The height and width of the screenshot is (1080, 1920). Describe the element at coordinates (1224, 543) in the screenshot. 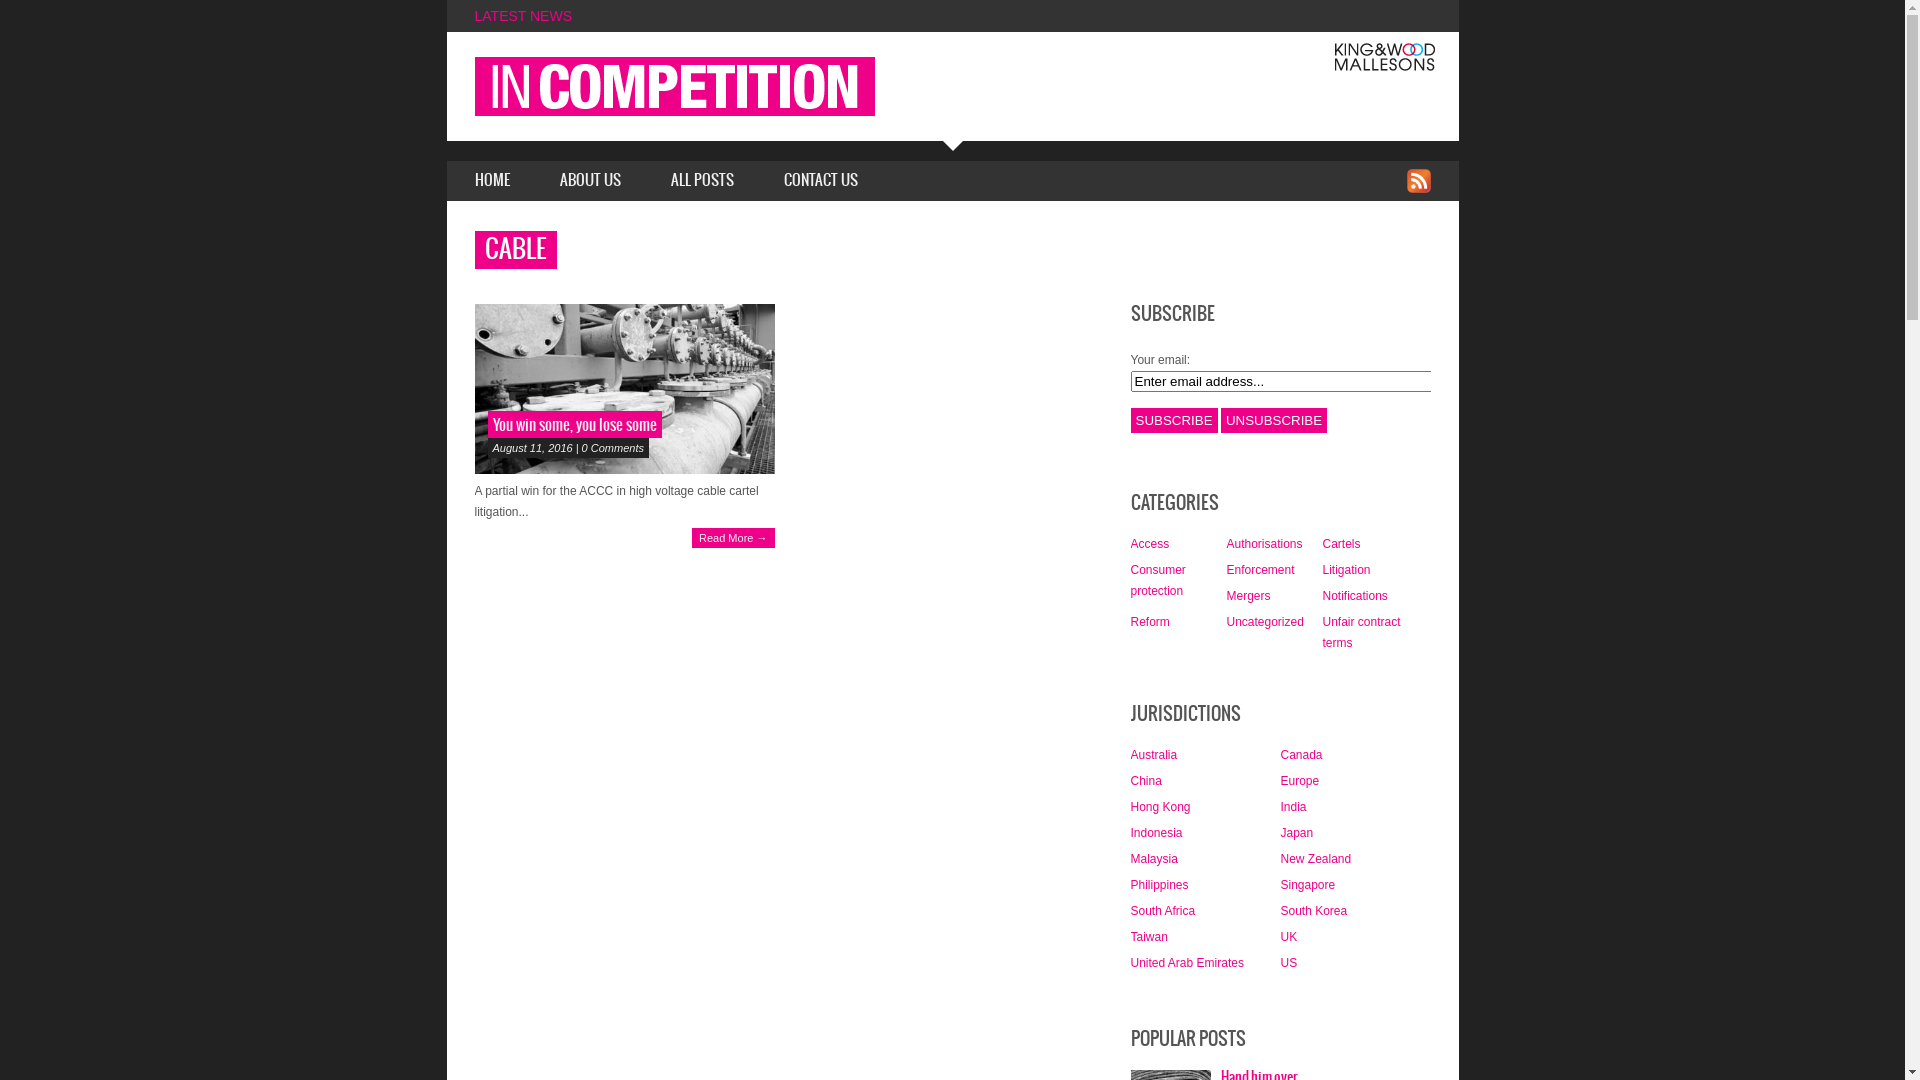

I see `'Authorisations'` at that location.